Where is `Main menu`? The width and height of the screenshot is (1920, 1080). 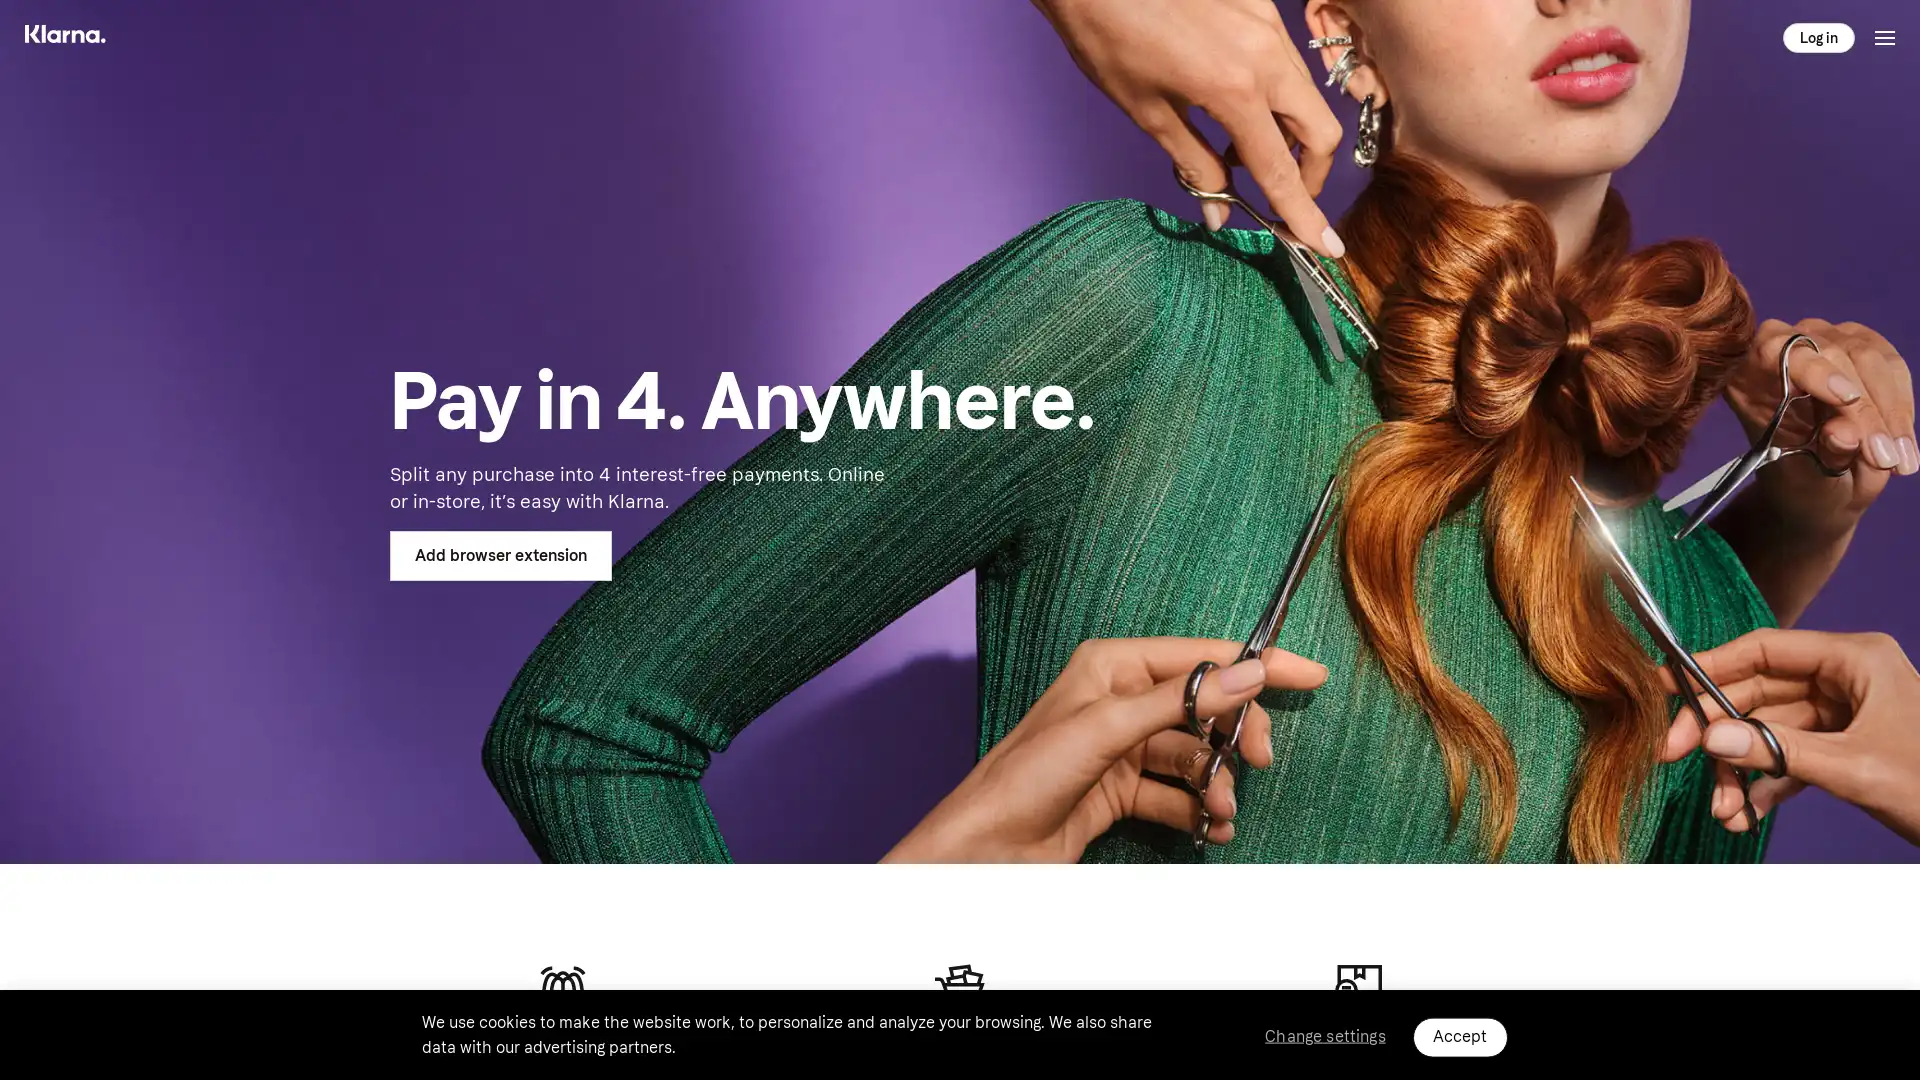
Main menu is located at coordinates (81, 37).